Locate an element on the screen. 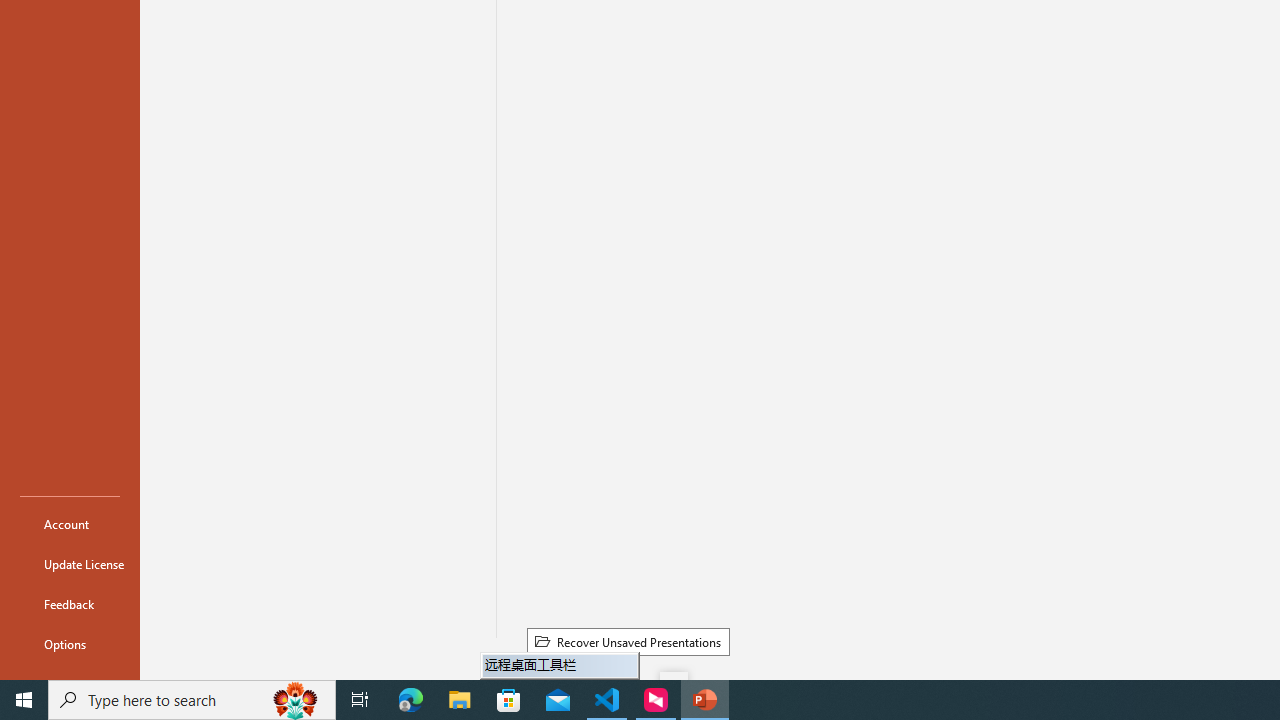 This screenshot has width=1280, height=720. 'Recover Unsaved Presentations' is located at coordinates (627, 641).